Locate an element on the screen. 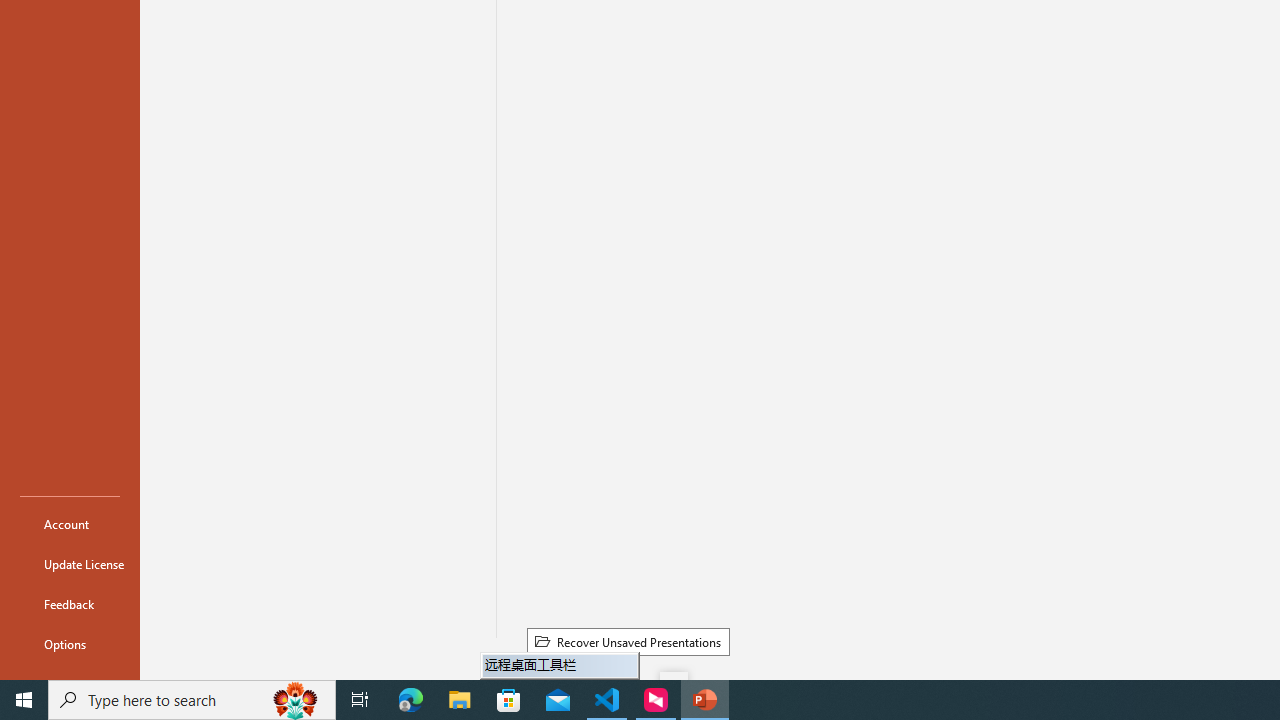 This screenshot has width=1280, height=720. 'Recover Unsaved Presentations' is located at coordinates (627, 641).